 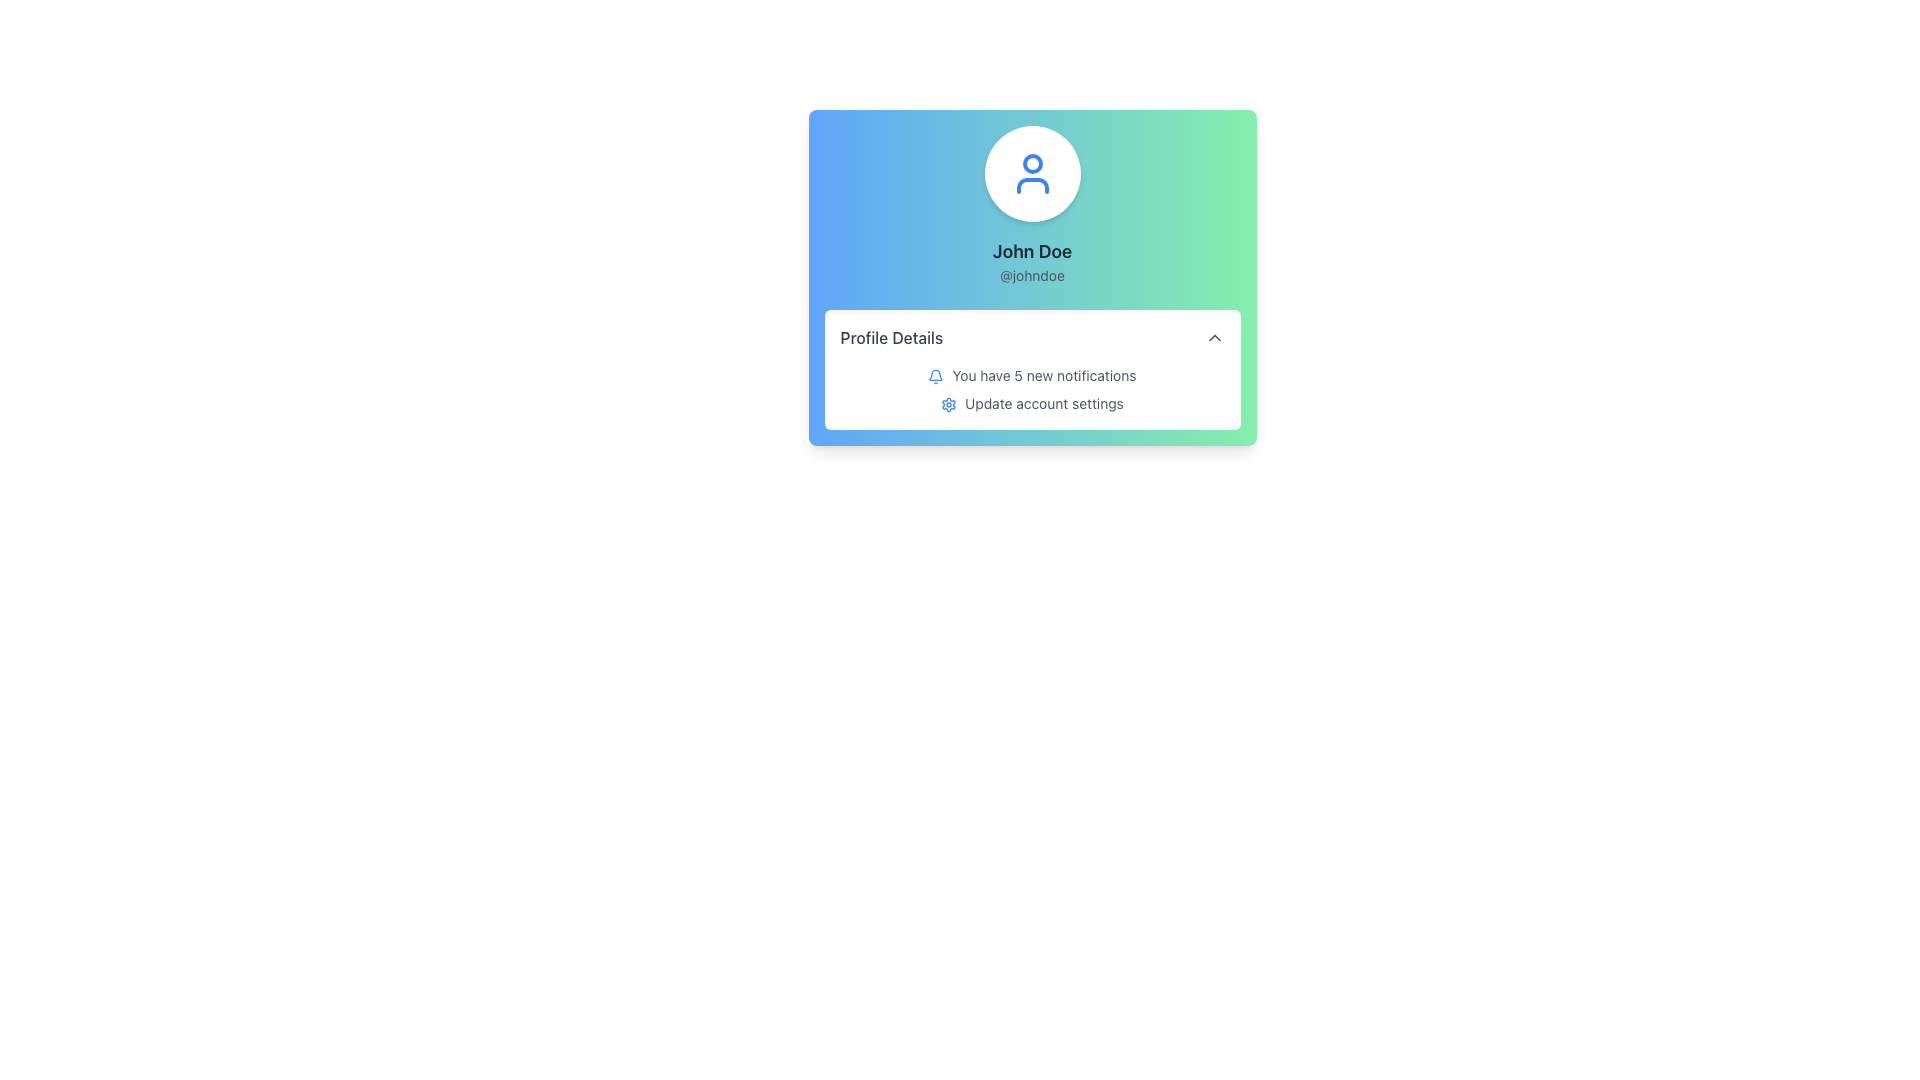 I want to click on the notification icon located in the 'Profile Details' section, so click(x=935, y=374).